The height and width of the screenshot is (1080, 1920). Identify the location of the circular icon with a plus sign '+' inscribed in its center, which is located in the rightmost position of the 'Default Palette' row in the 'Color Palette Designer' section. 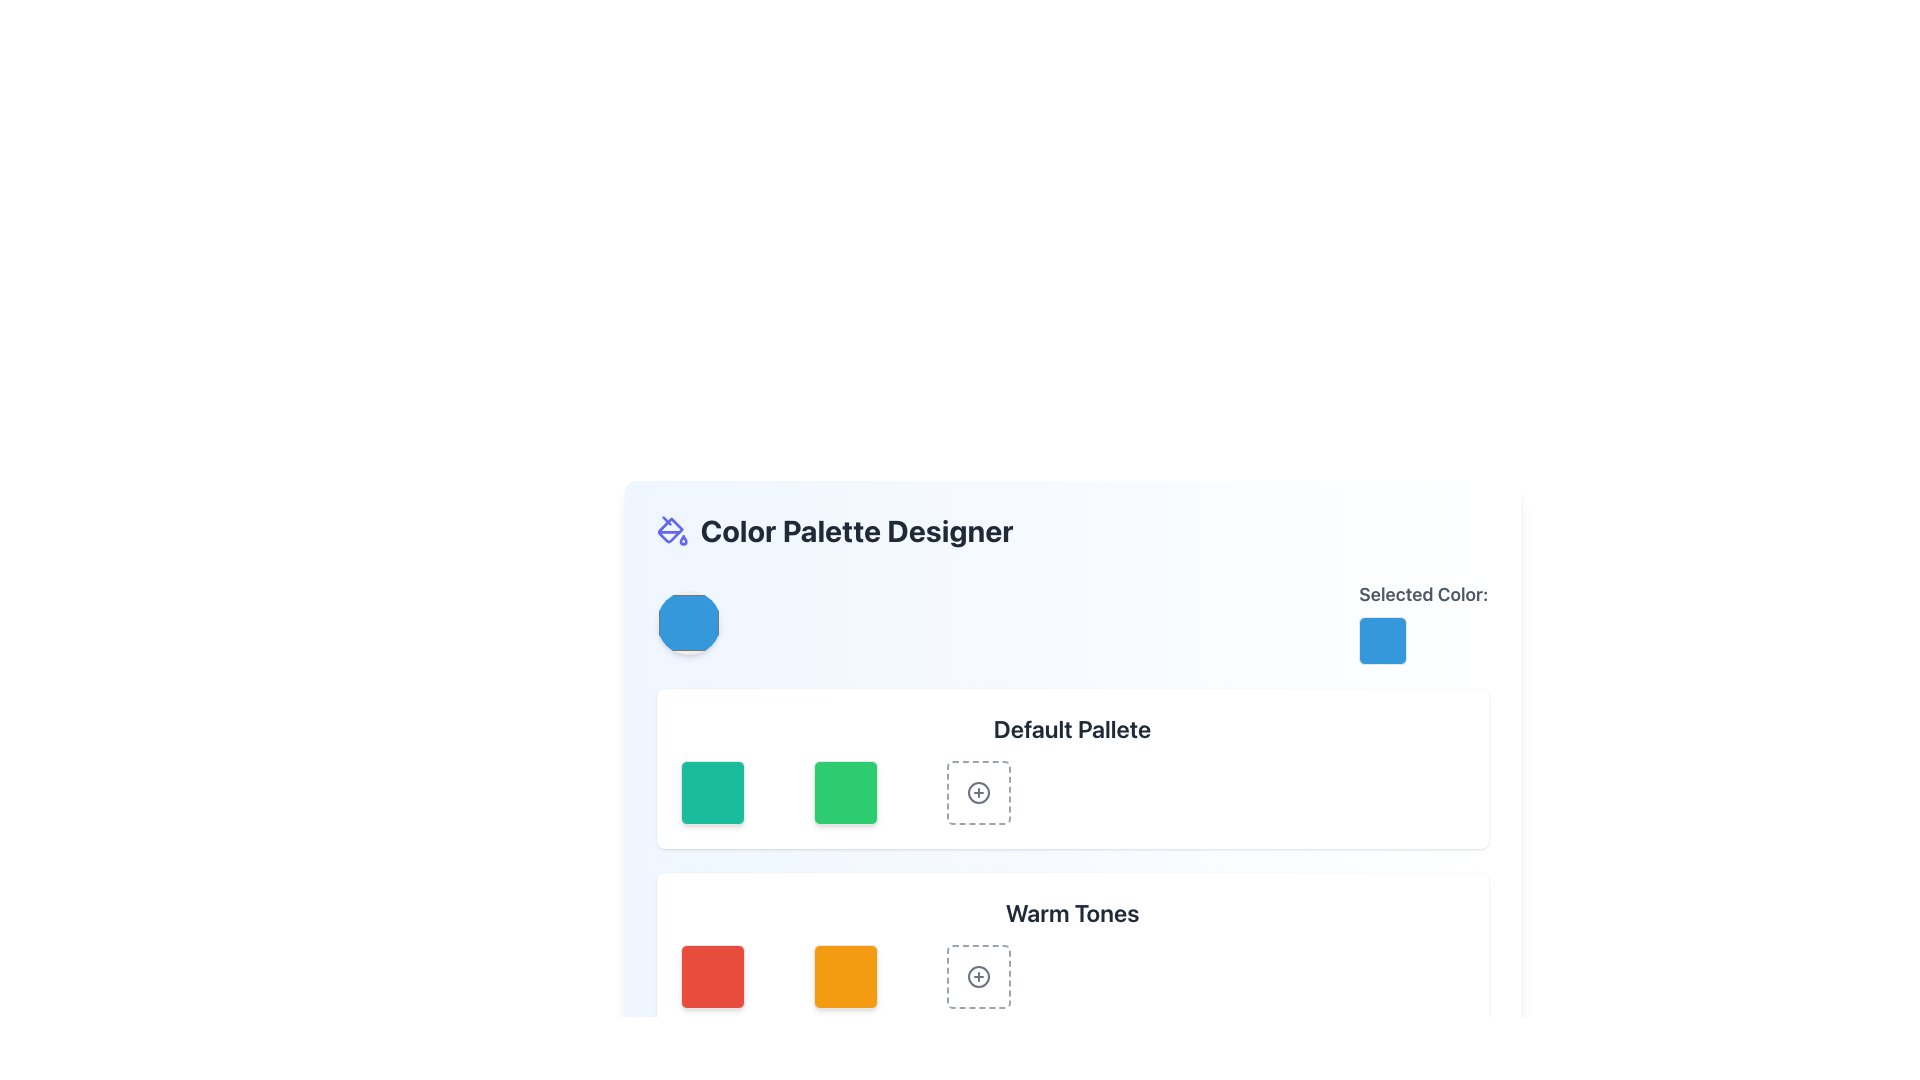
(979, 975).